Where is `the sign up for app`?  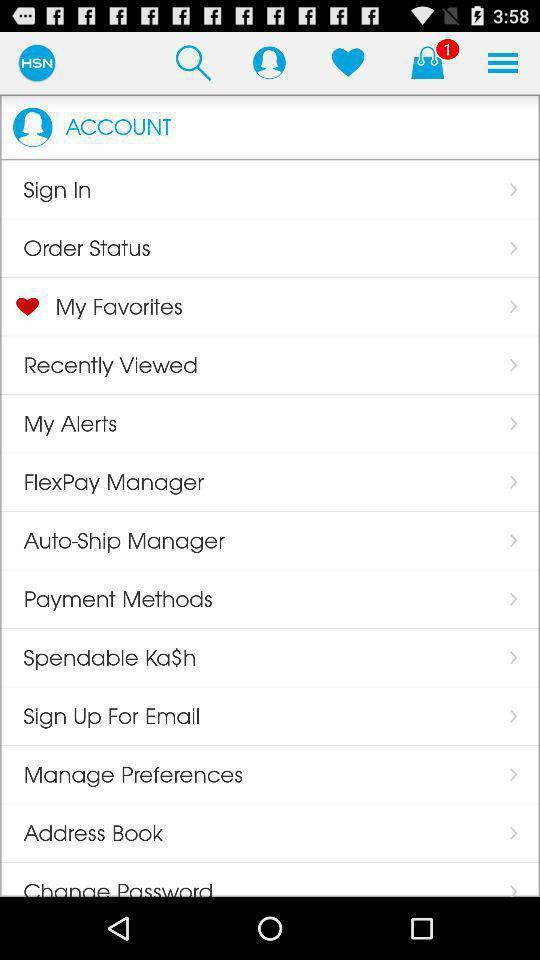 the sign up for app is located at coordinates (99, 716).